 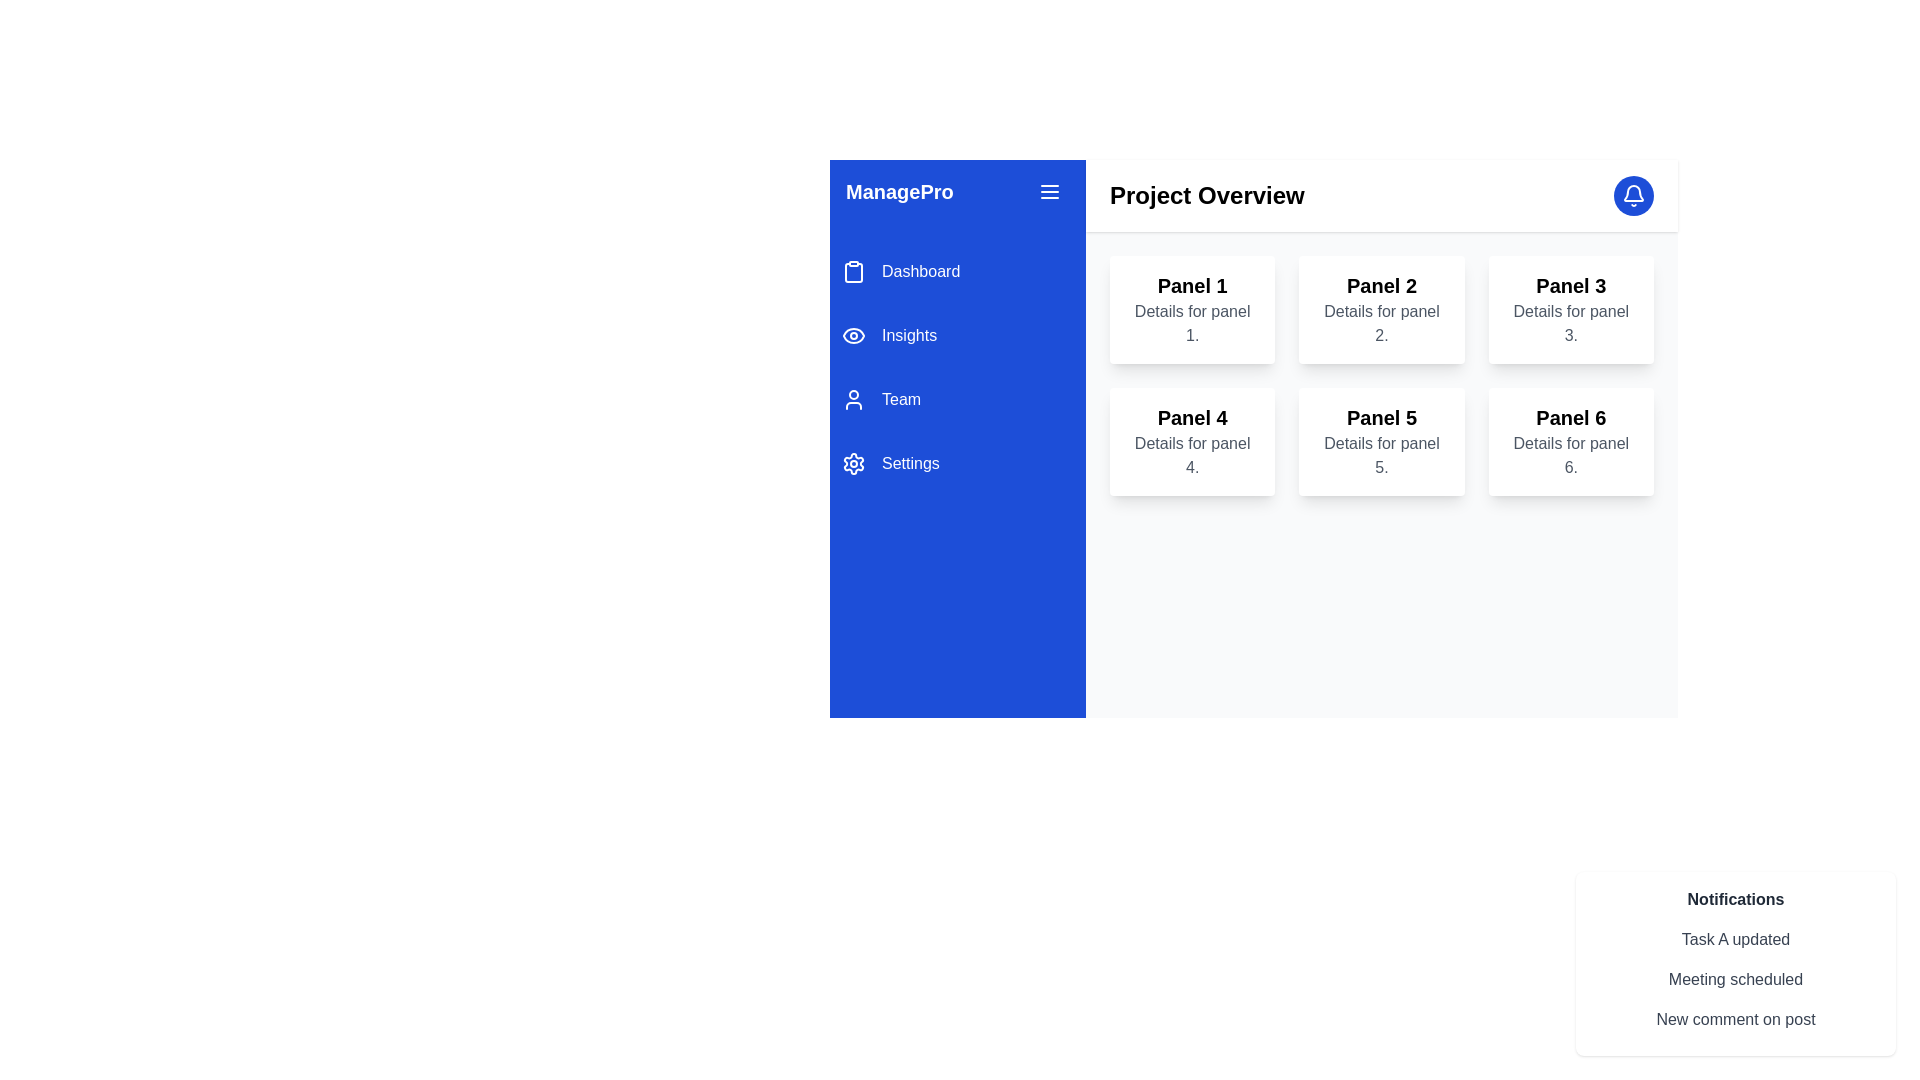 I want to click on the hamburger menu icon button located in the top portion of the interface, just to the right of the 'ManagePro' text in the blue sidebar, so click(x=1049, y=192).